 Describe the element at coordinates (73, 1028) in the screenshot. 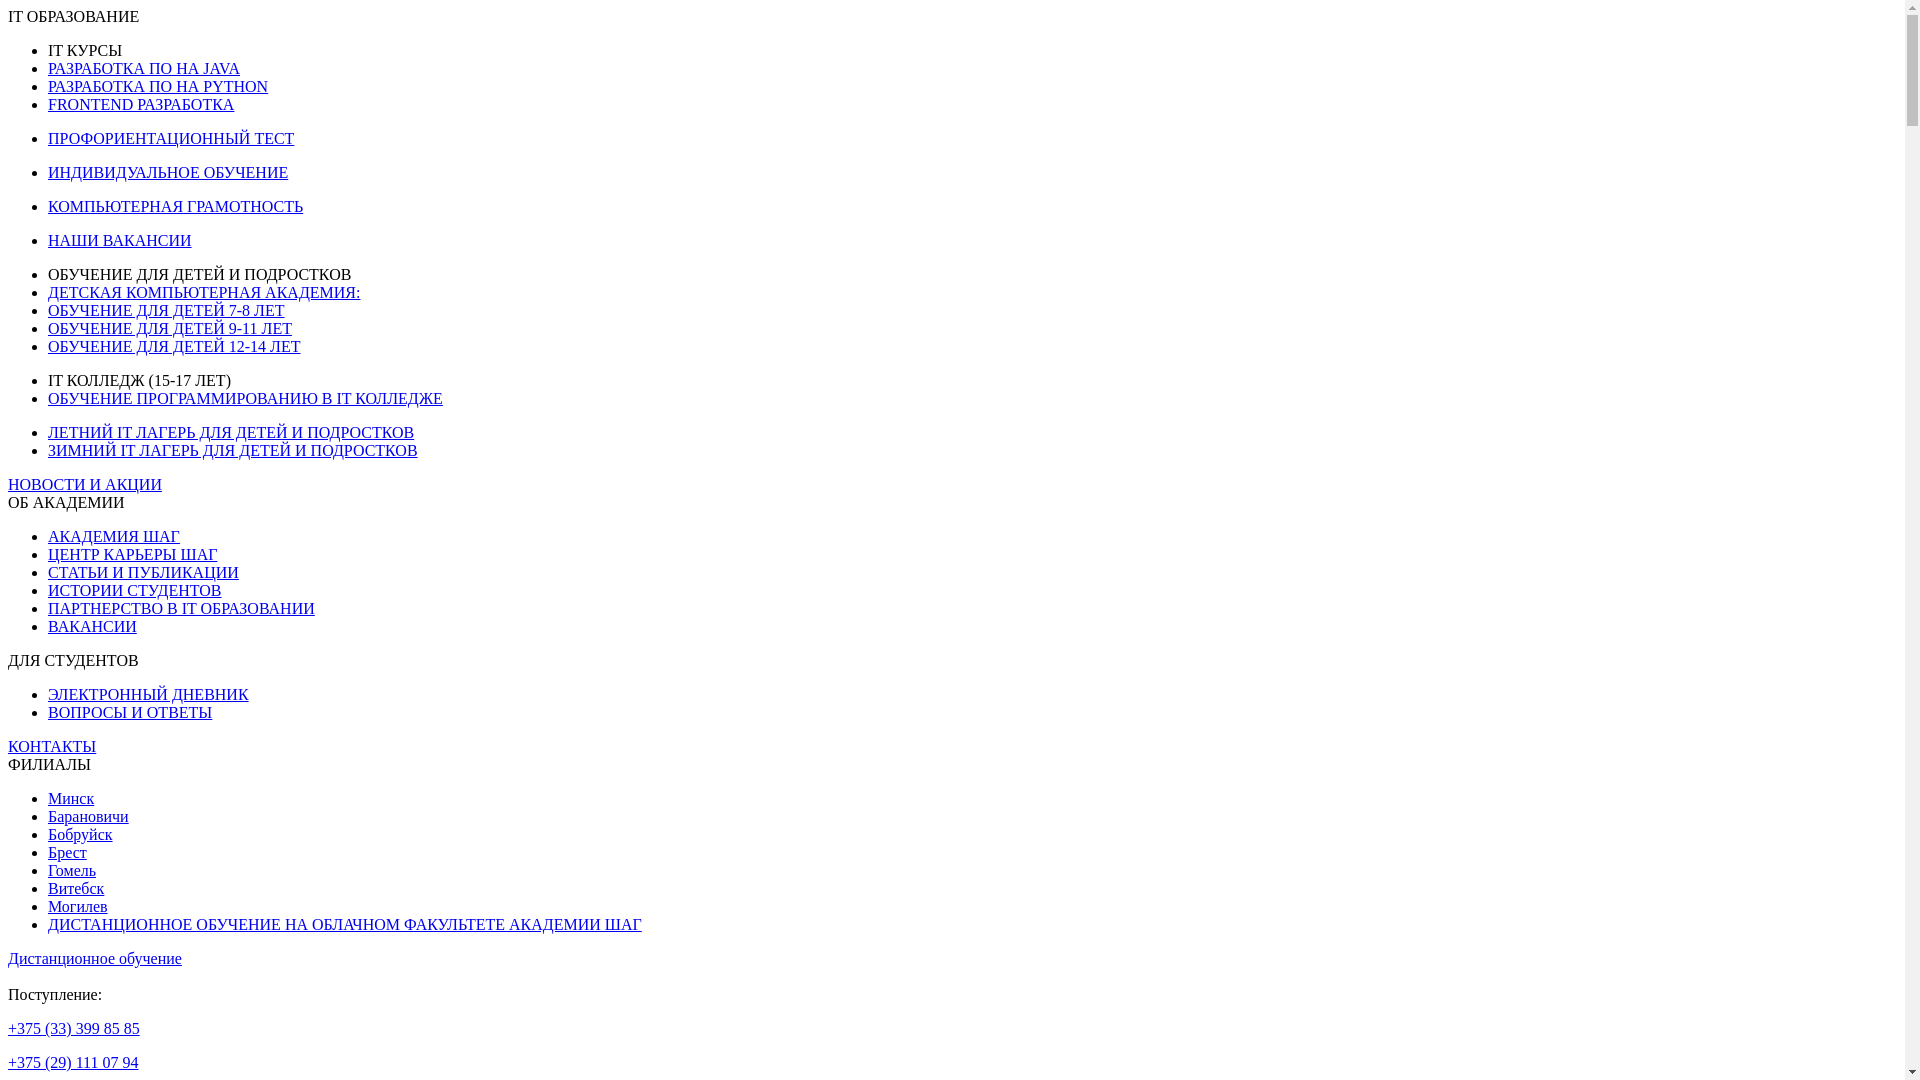

I see `'+375 (33) 399 85 85'` at that location.